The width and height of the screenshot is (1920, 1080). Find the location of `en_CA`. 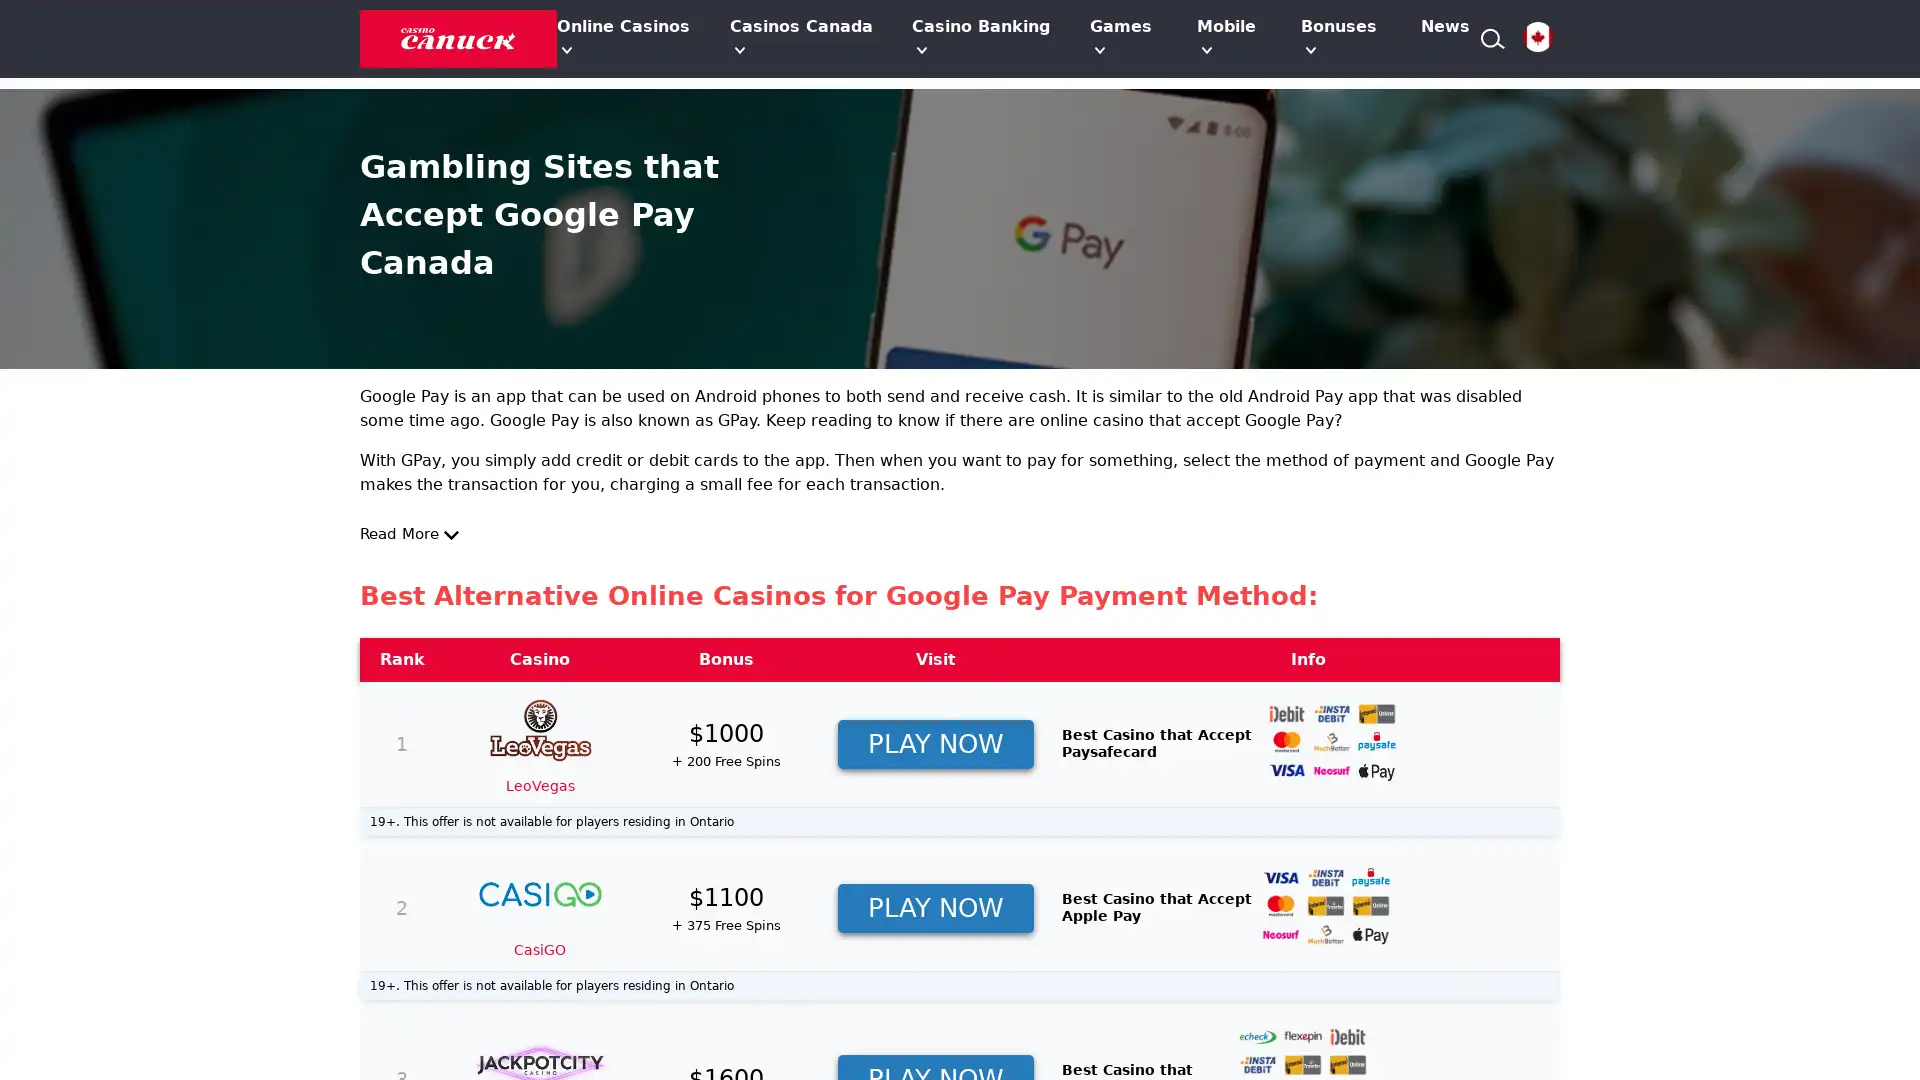

en_CA is located at coordinates (1536, 38).